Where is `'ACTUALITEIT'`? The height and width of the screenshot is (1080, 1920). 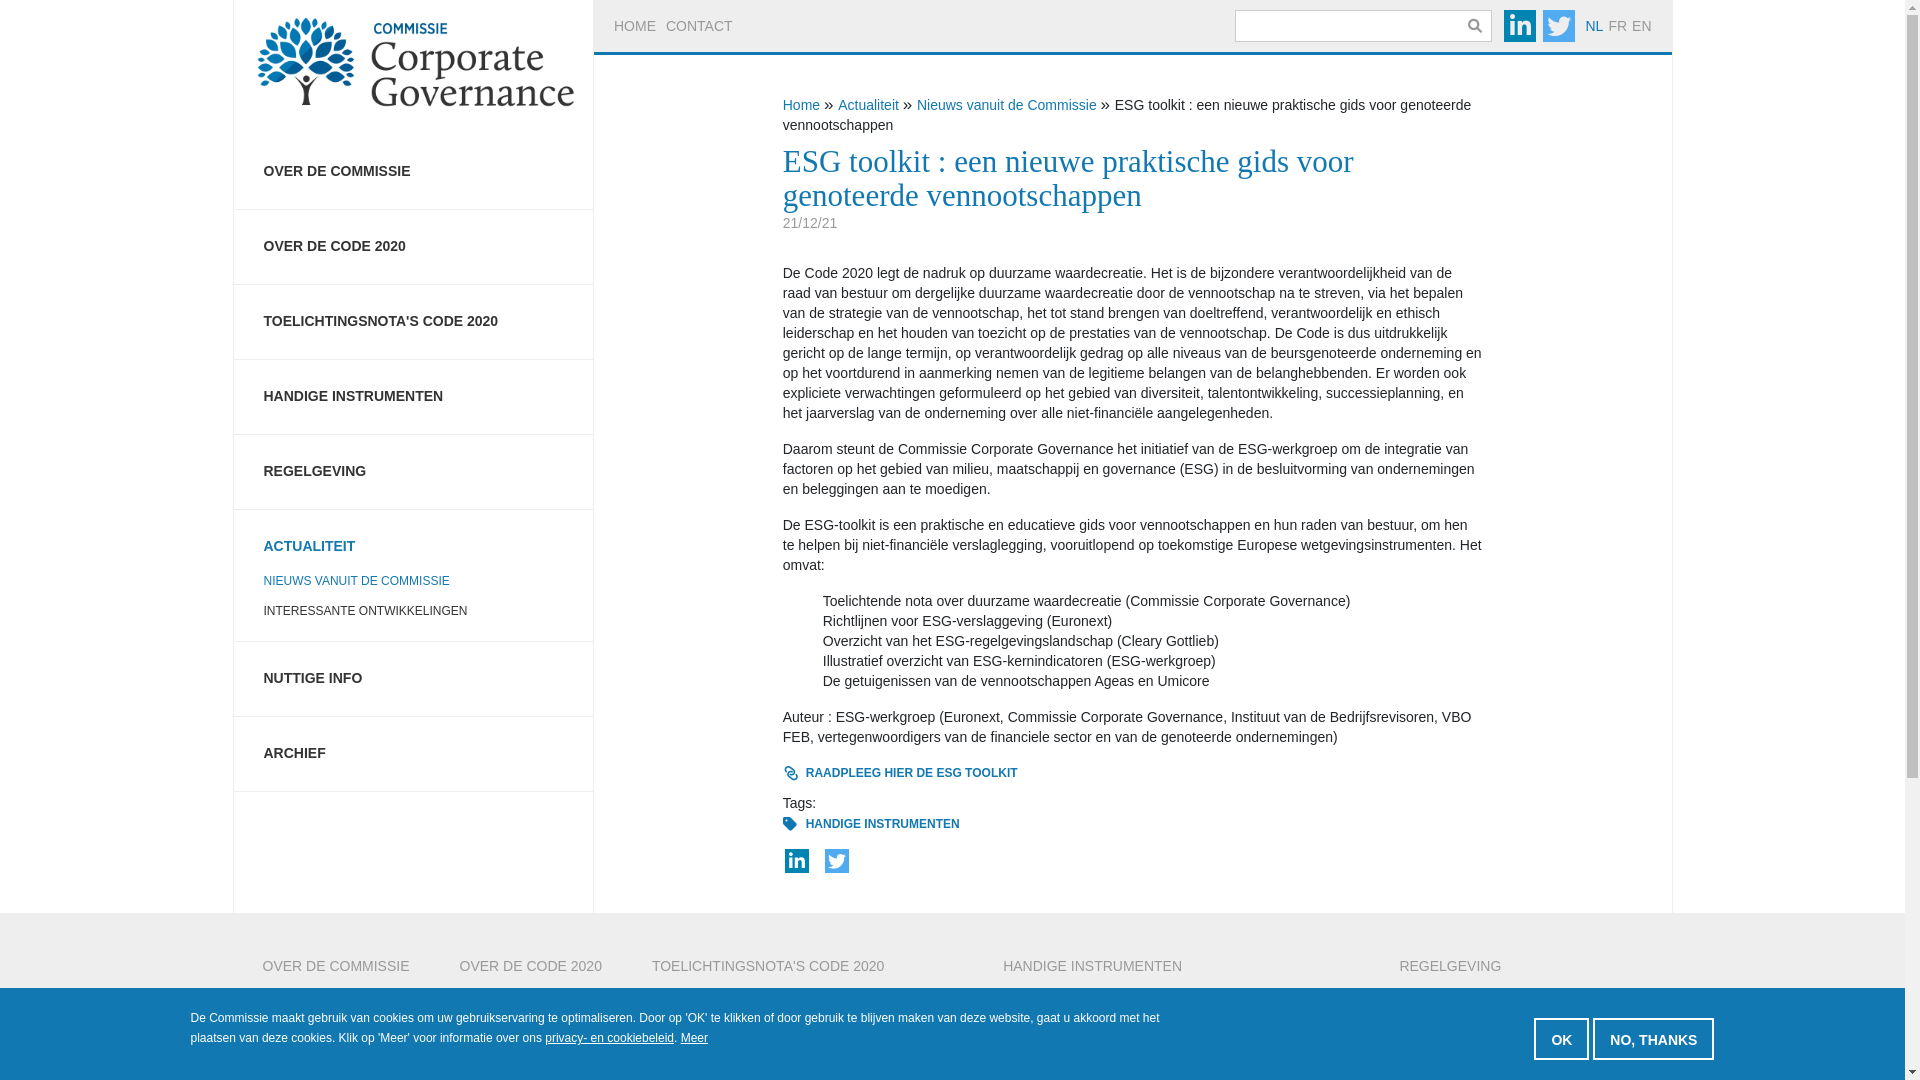 'ACTUALITEIT' is located at coordinates (412, 536).